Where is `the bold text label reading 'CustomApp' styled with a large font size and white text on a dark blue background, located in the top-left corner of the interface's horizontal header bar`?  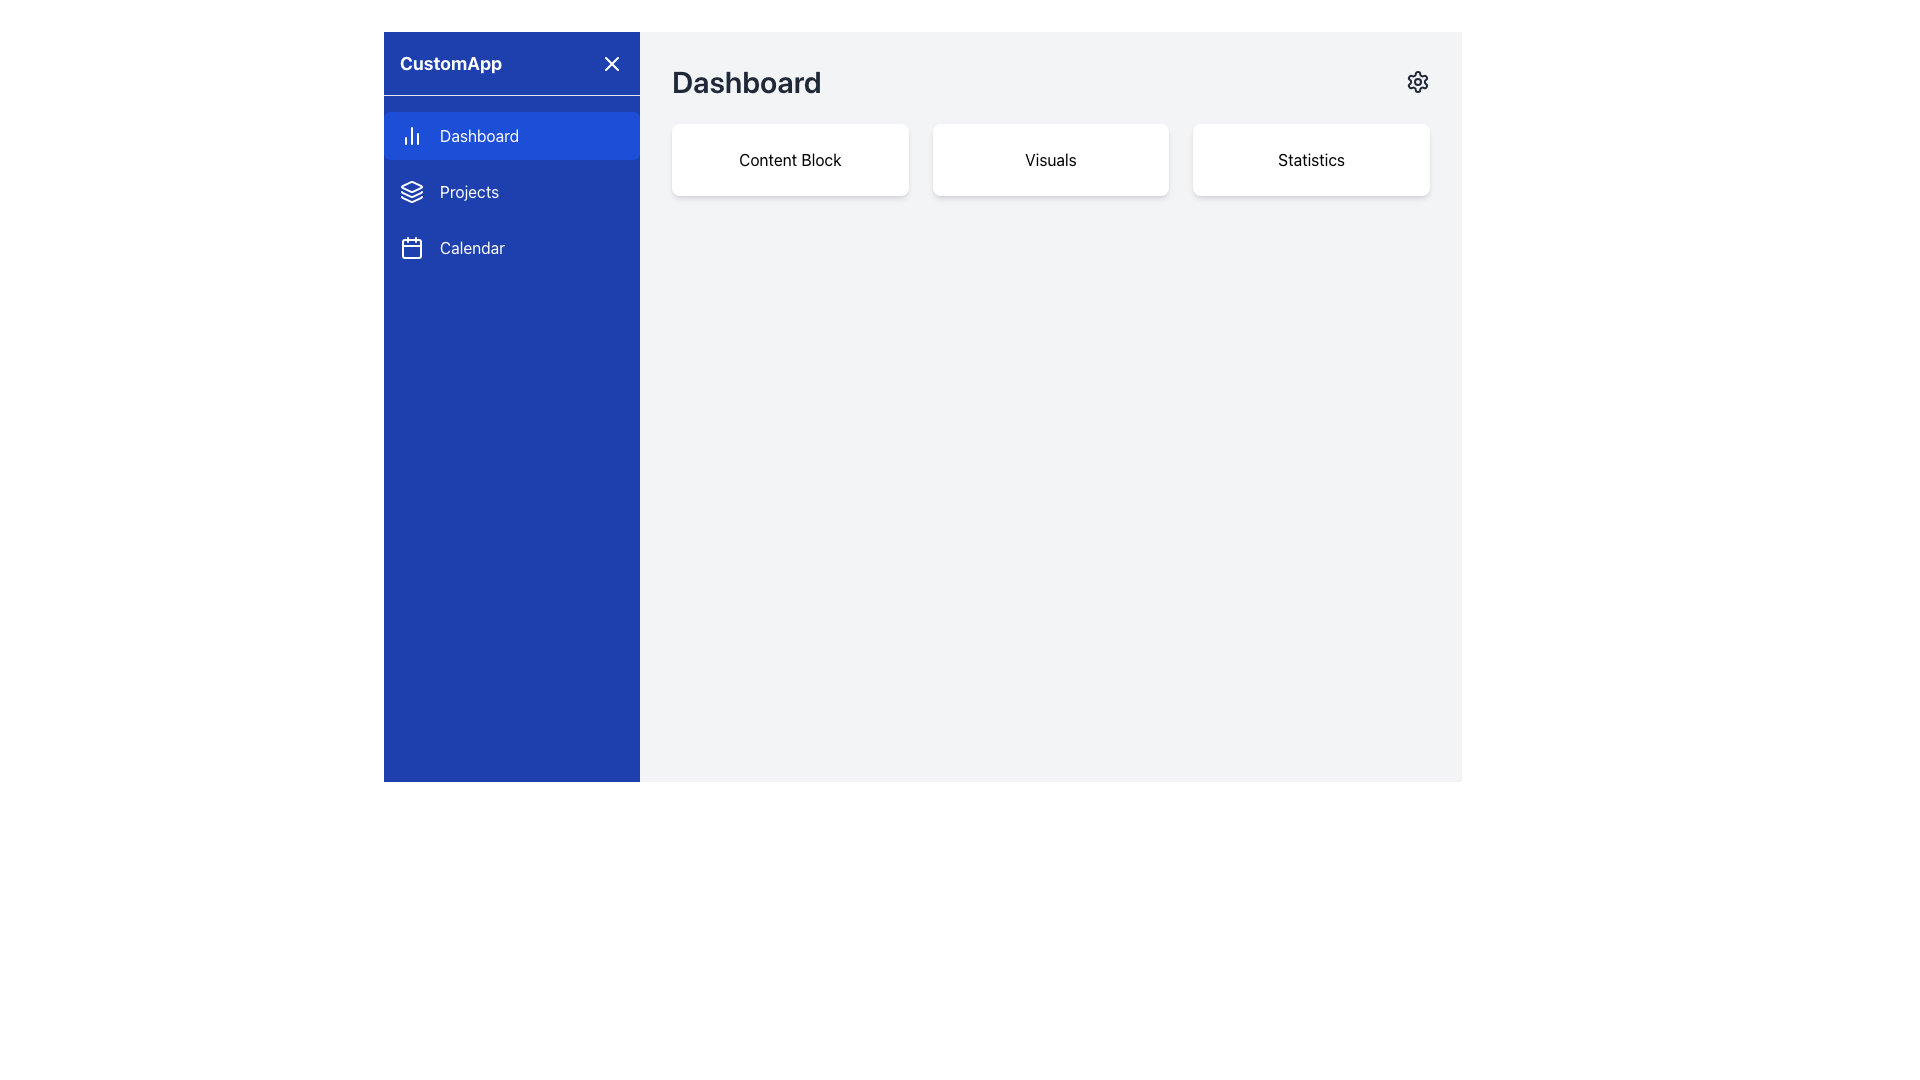
the bold text label reading 'CustomApp' styled with a large font size and white text on a dark blue background, located in the top-left corner of the interface's horizontal header bar is located at coordinates (450, 62).